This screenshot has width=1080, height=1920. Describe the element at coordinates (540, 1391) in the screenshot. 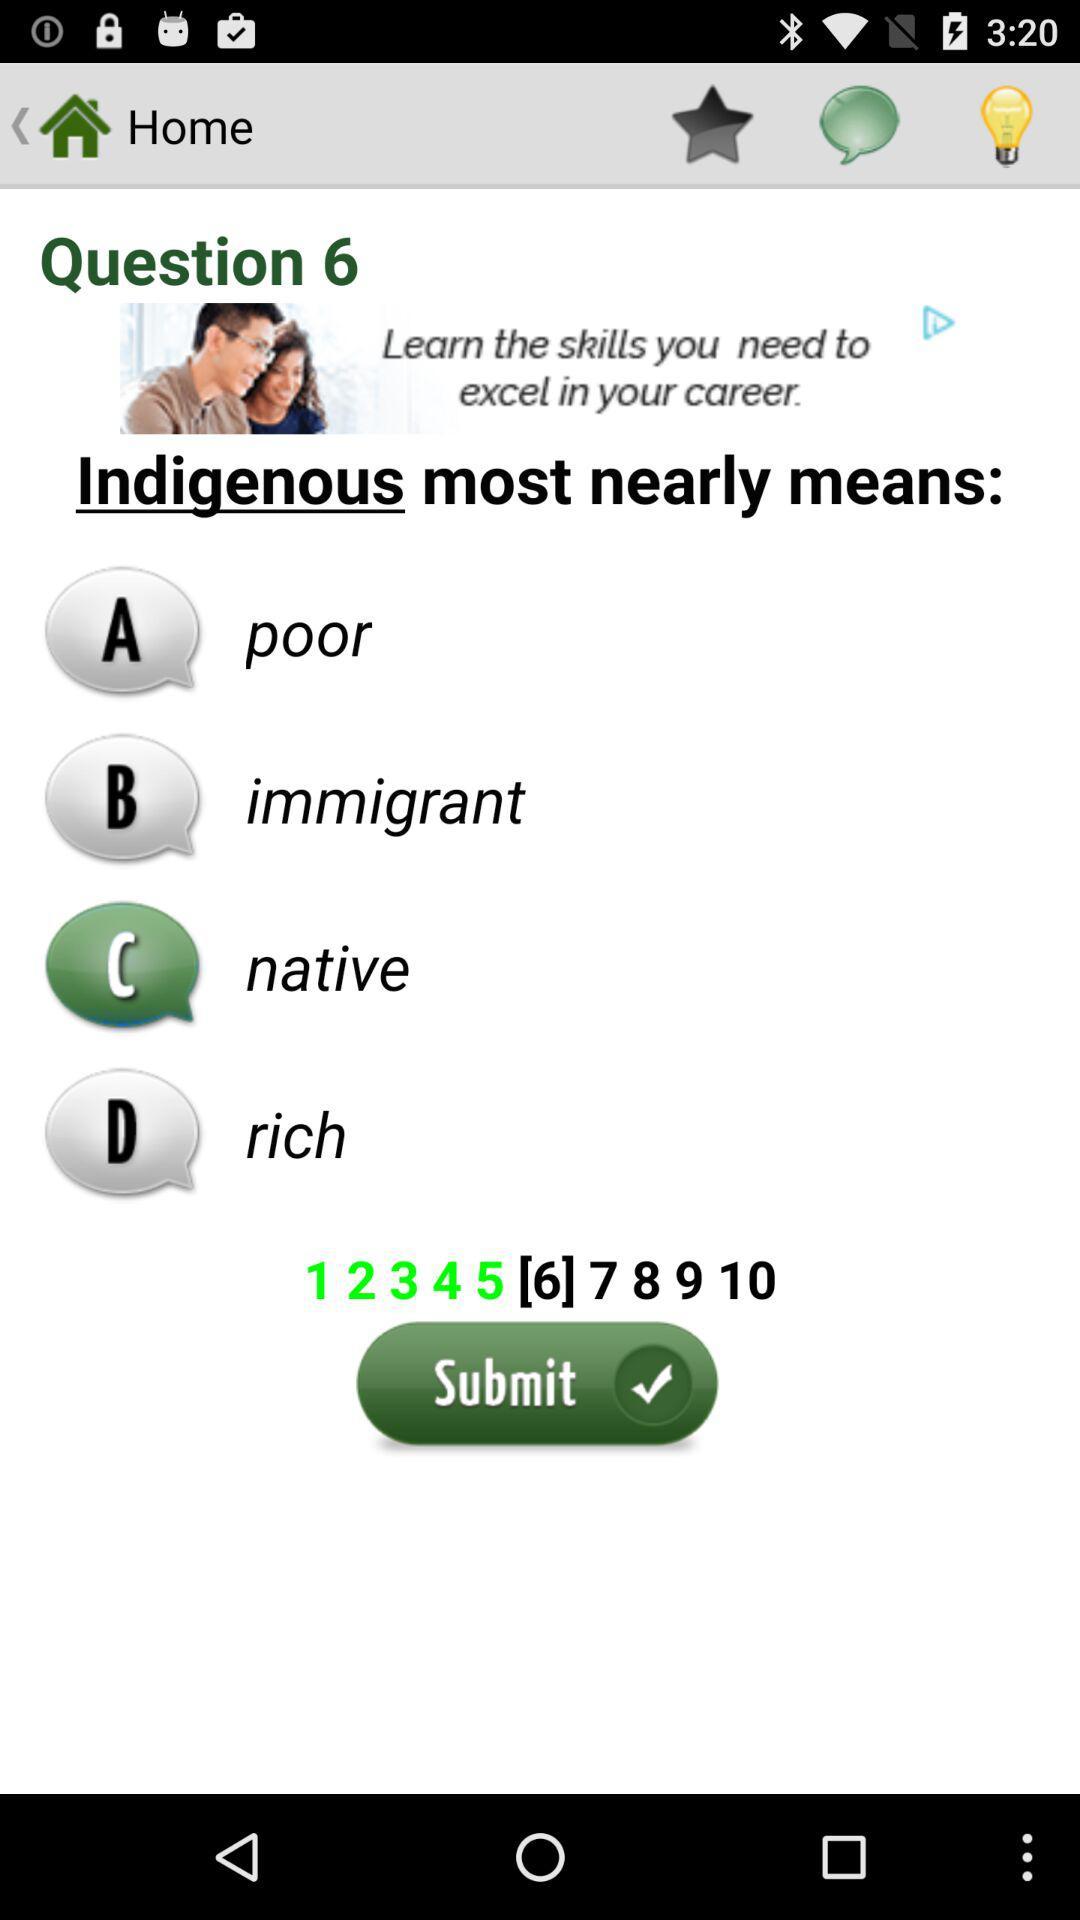

I see `the submit option` at that location.